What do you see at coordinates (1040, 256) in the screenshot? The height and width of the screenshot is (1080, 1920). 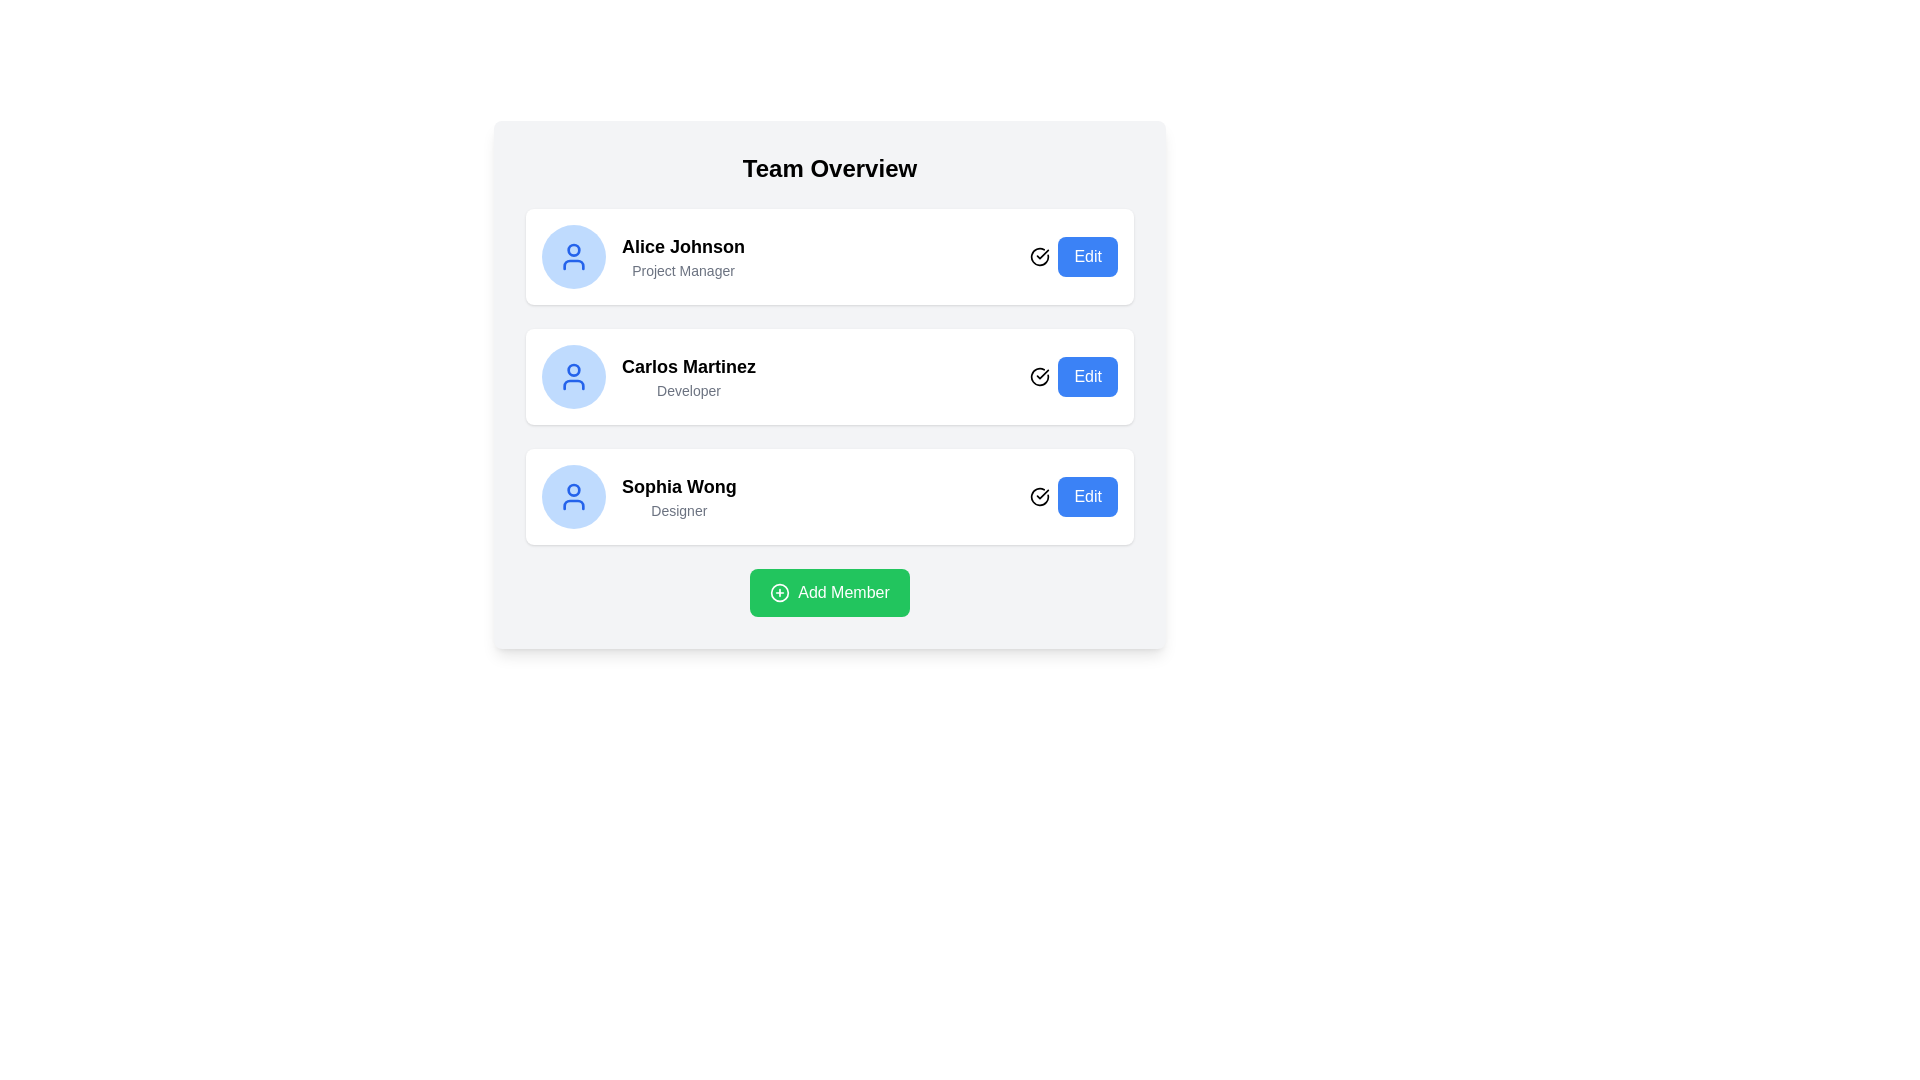 I see `the user activity status icon next to 'Carlos Martinez' in the middle card of the three-item list` at bounding box center [1040, 256].